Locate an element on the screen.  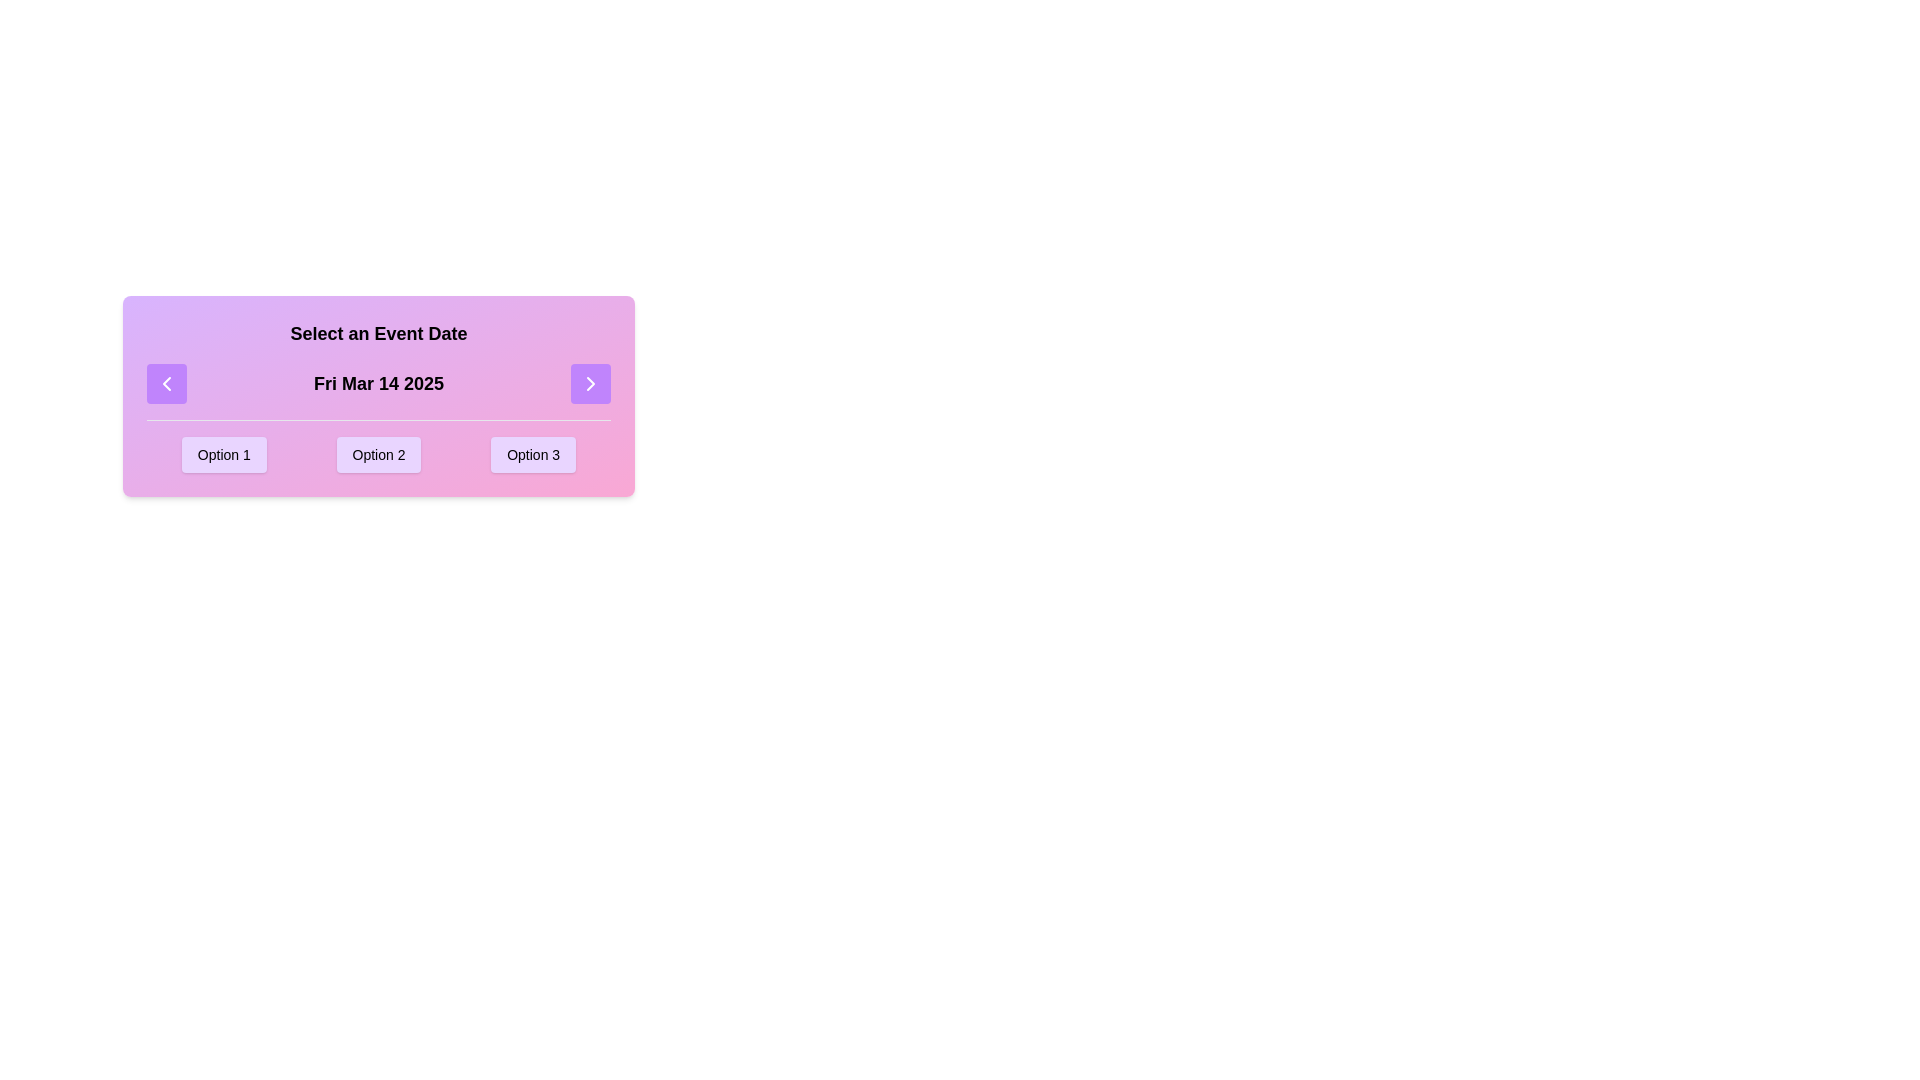
the navigational icon used to move forward in a sequence, located on the far right side of the date selection module is located at coordinates (589, 384).